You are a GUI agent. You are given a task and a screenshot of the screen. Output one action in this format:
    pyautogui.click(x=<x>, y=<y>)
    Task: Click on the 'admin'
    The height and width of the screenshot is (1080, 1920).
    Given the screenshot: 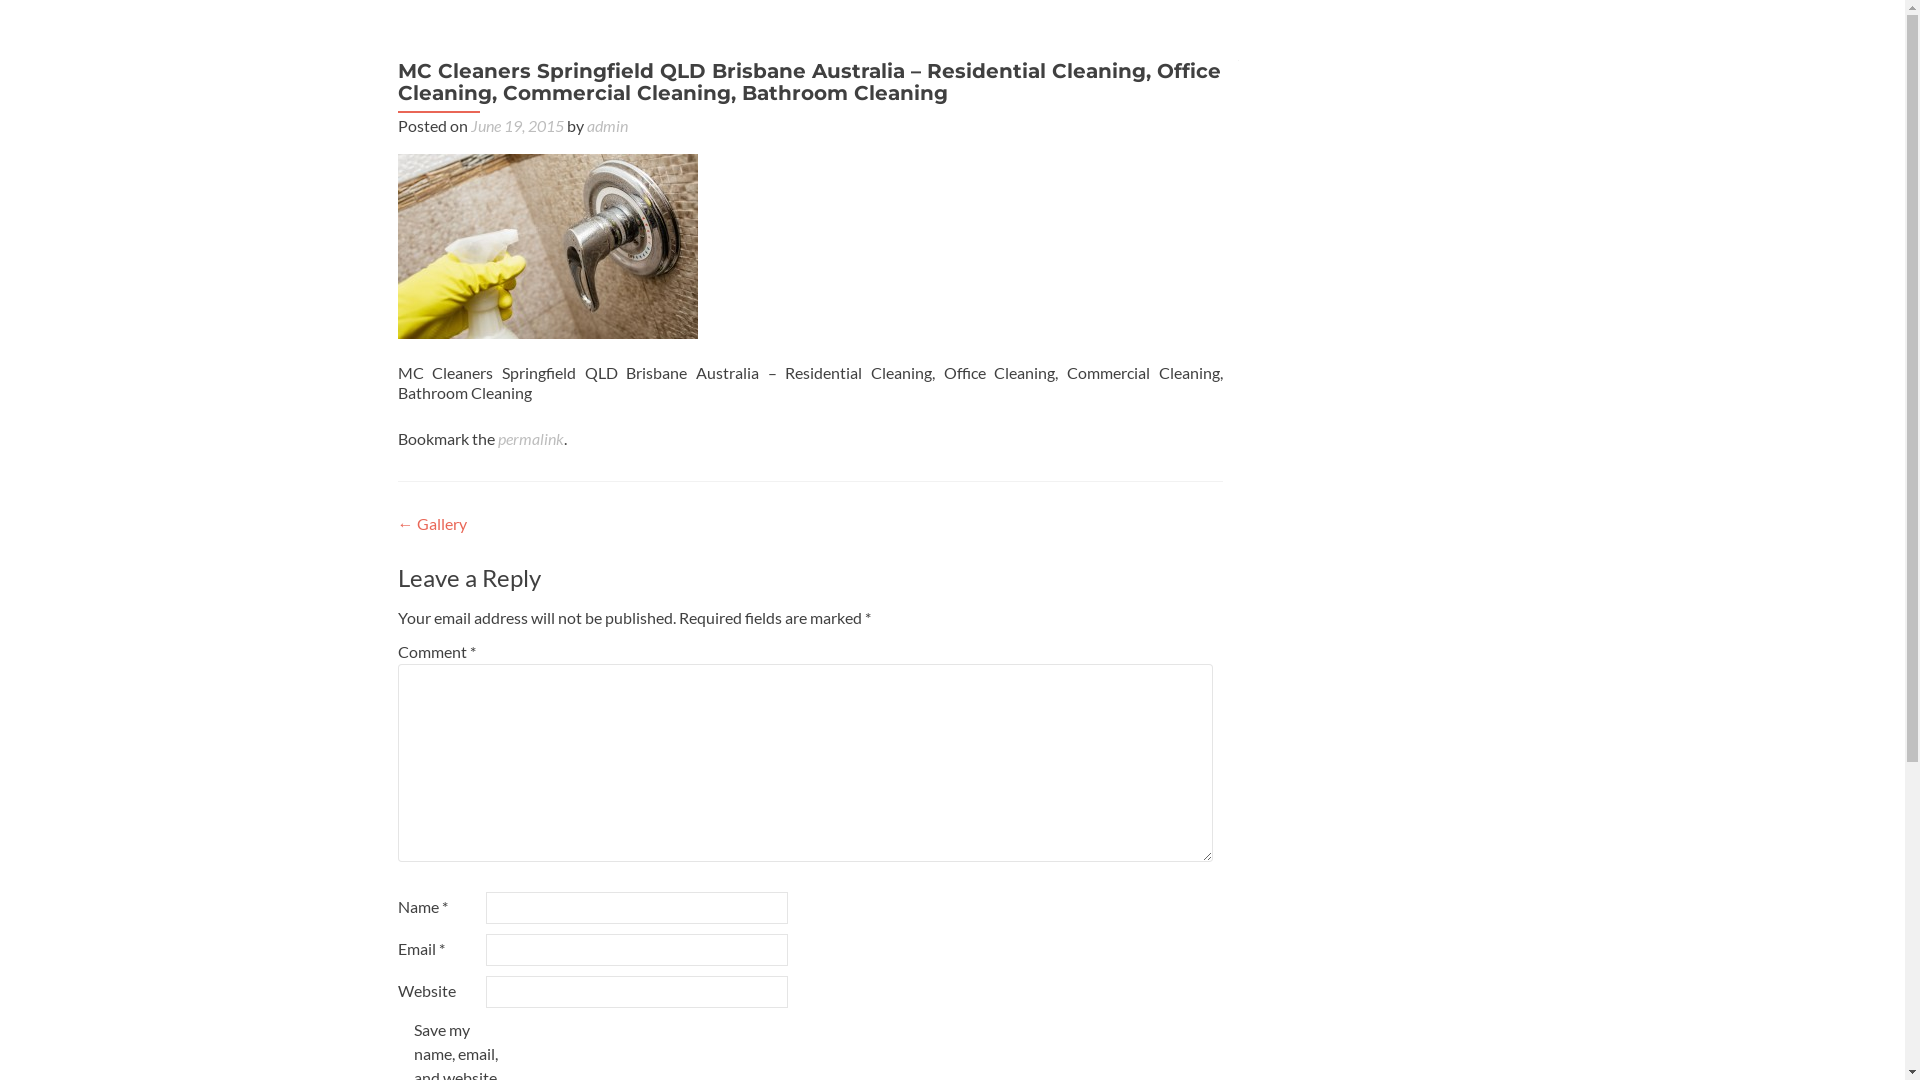 What is the action you would take?
    pyautogui.click(x=584, y=125)
    